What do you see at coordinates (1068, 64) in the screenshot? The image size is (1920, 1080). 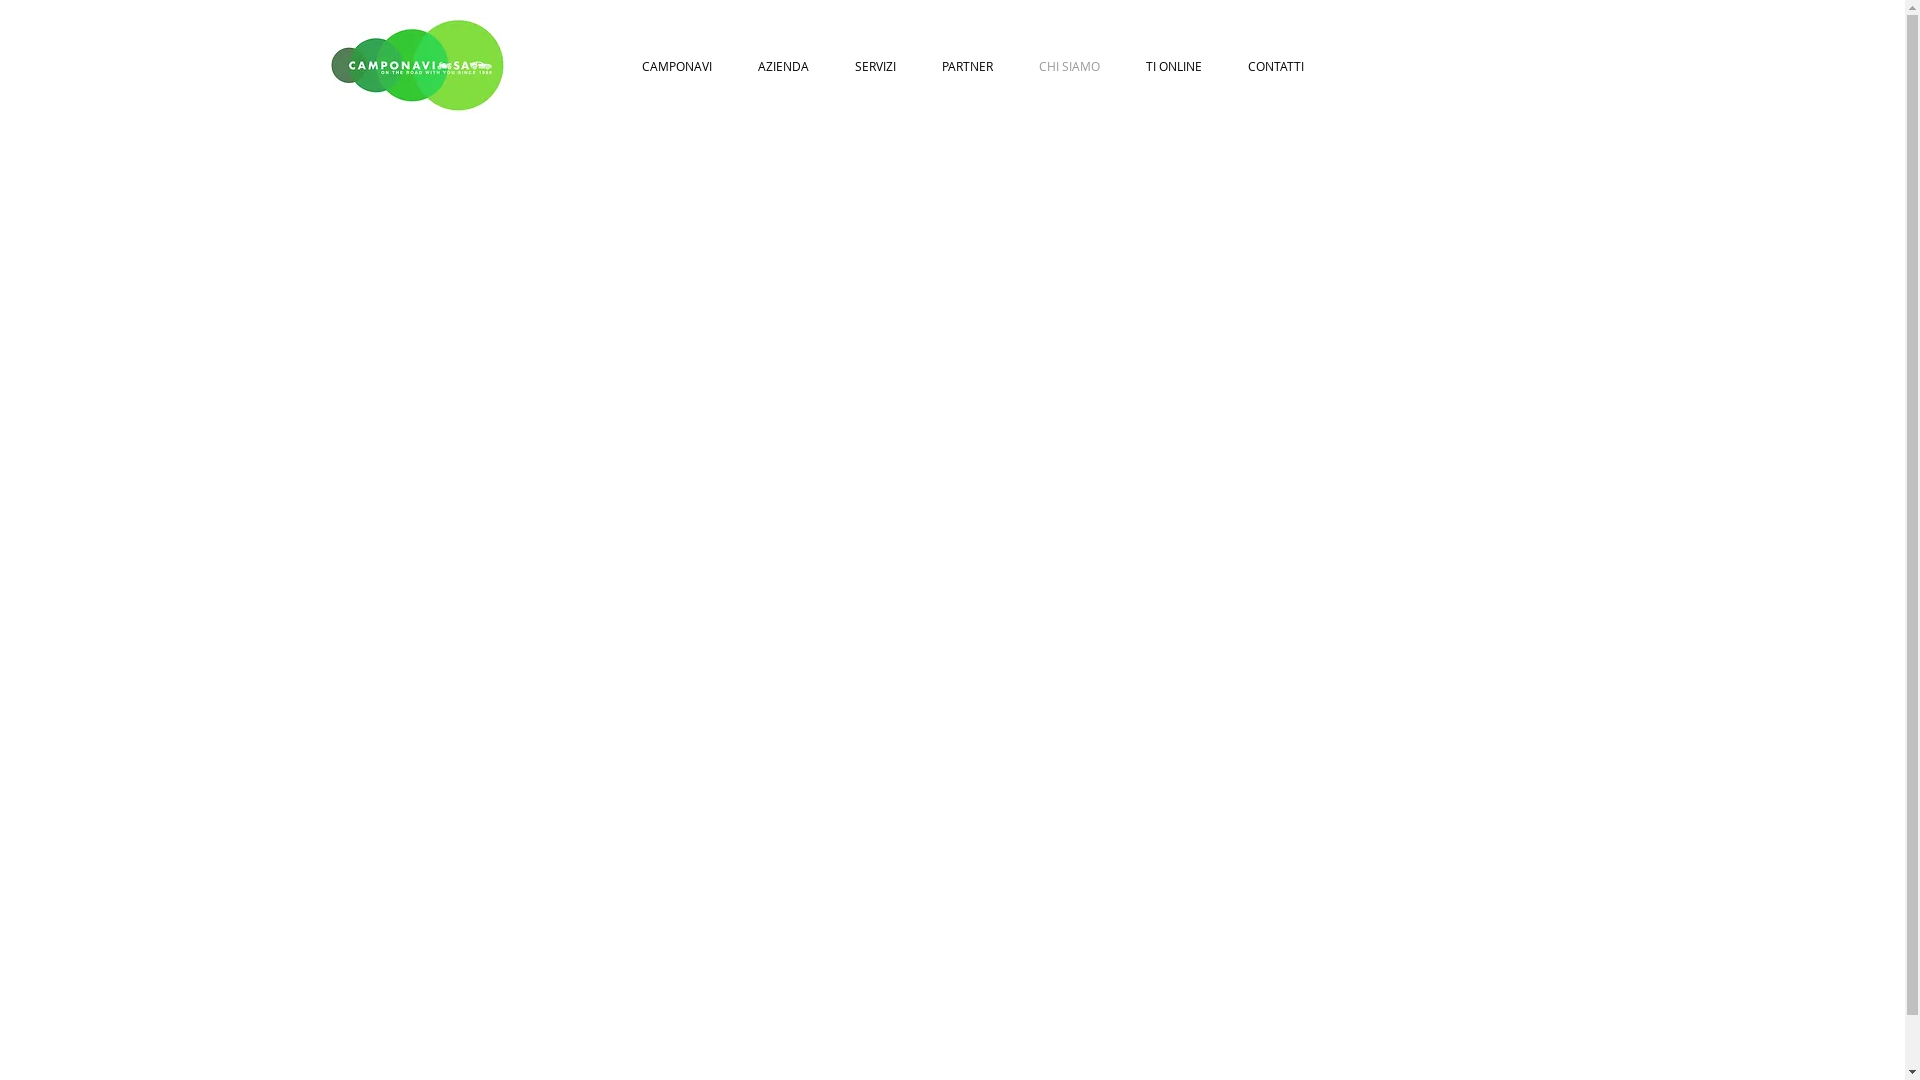 I see `'CHI SIAMO'` at bounding box center [1068, 64].